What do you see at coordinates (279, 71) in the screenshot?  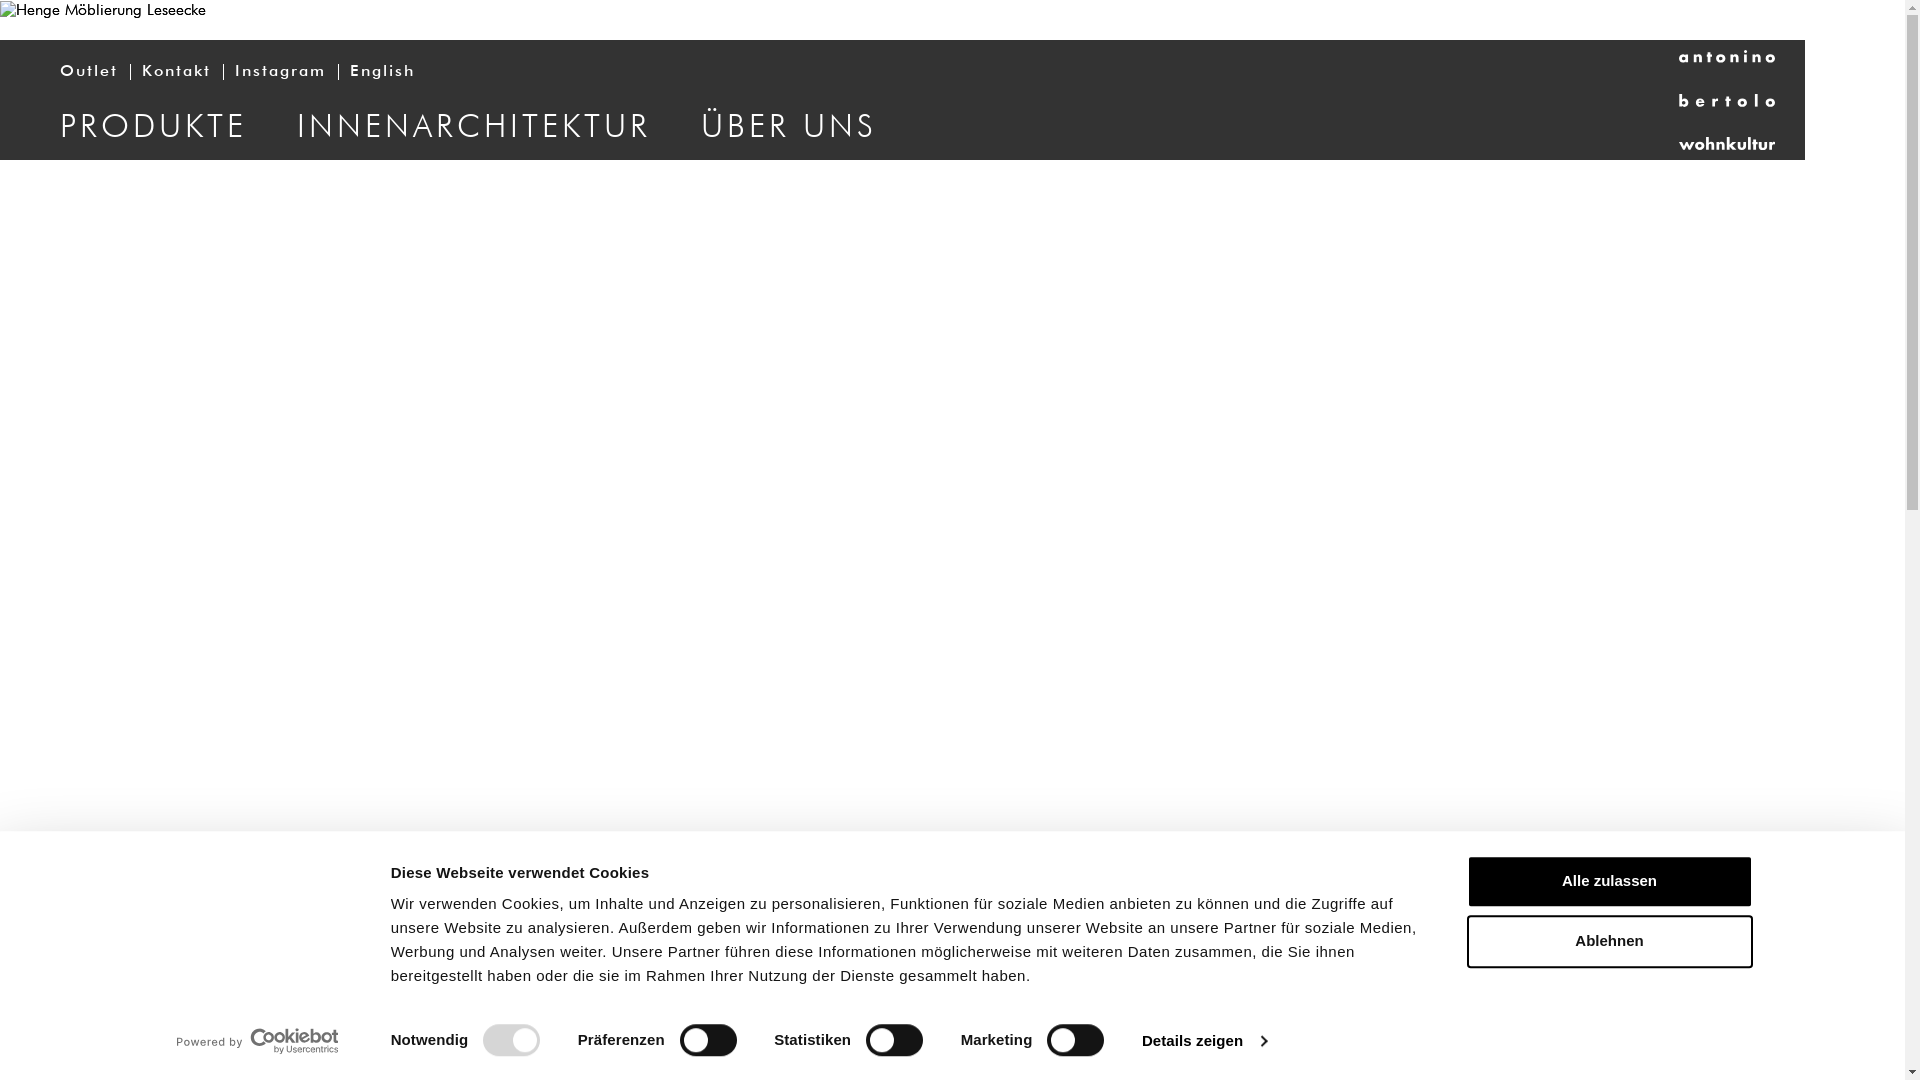 I see `'Instagram'` at bounding box center [279, 71].